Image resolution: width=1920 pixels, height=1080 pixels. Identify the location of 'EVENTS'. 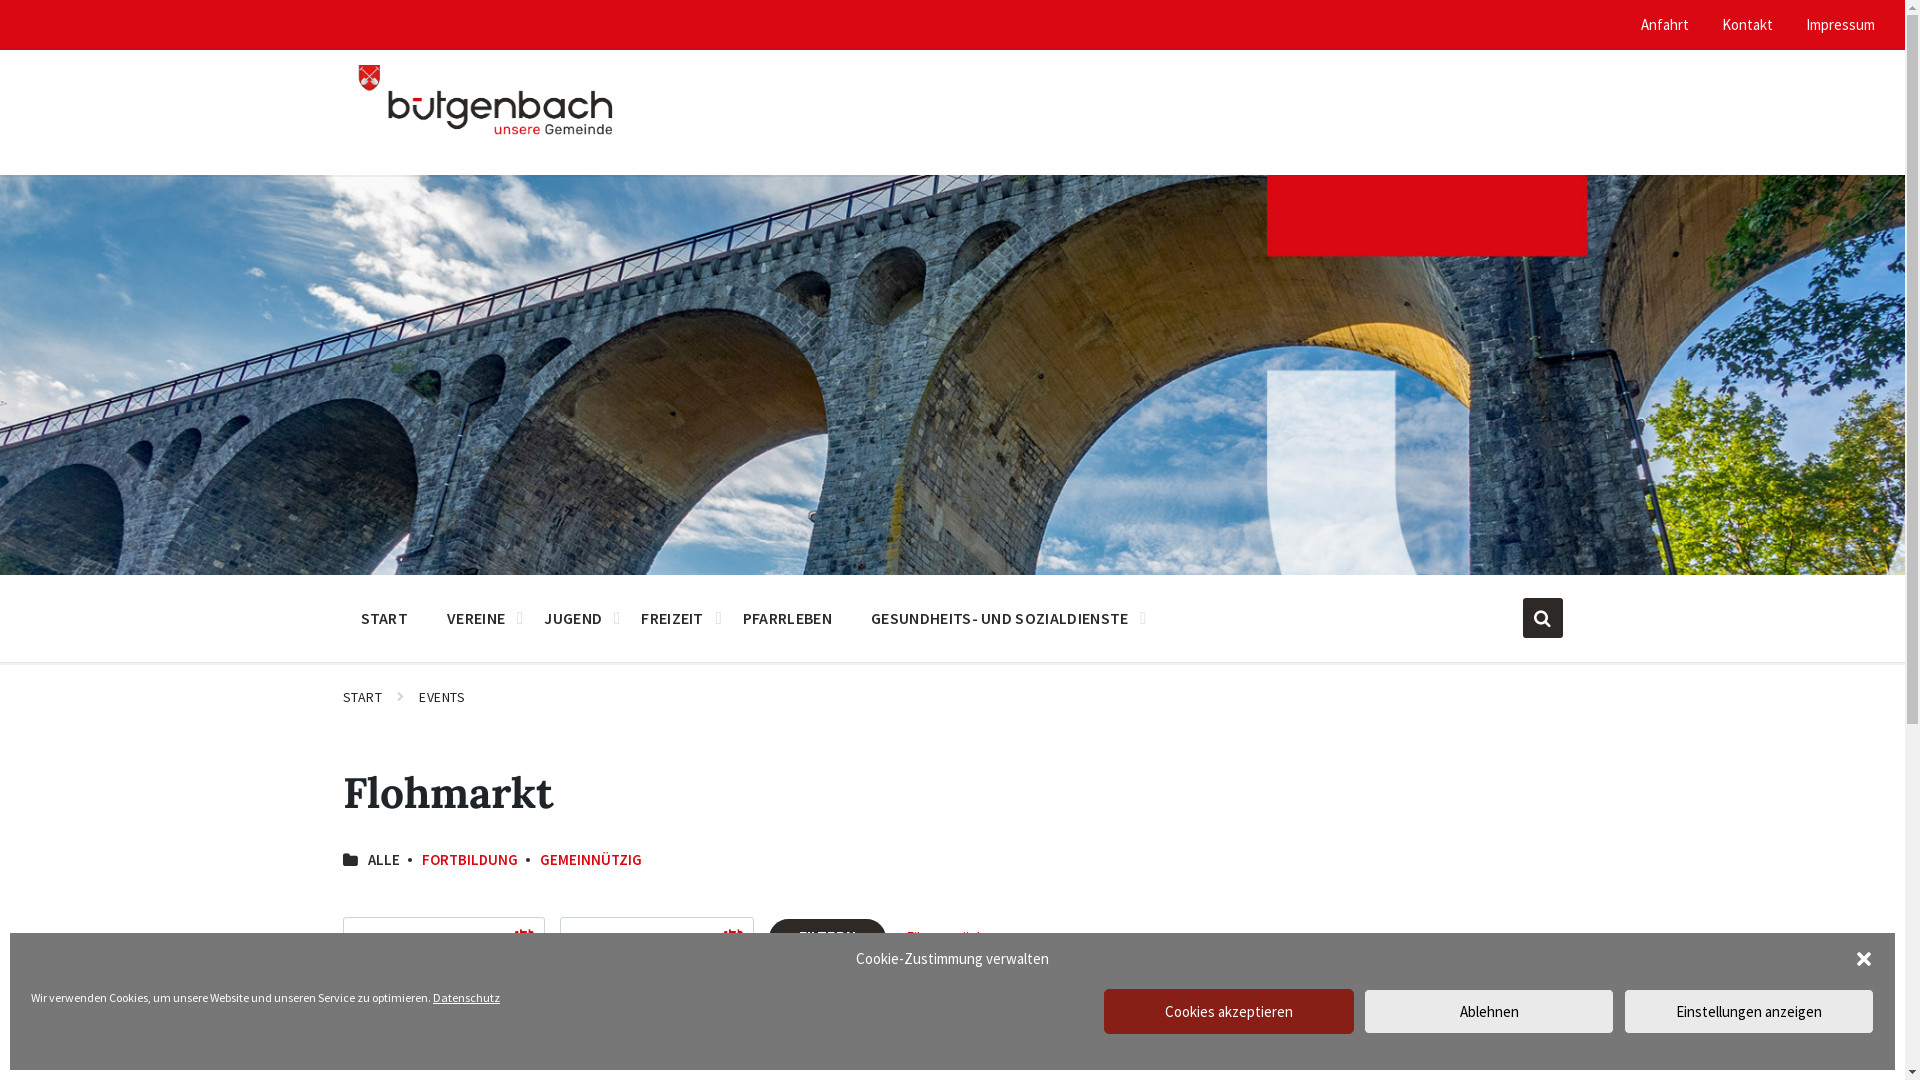
(440, 696).